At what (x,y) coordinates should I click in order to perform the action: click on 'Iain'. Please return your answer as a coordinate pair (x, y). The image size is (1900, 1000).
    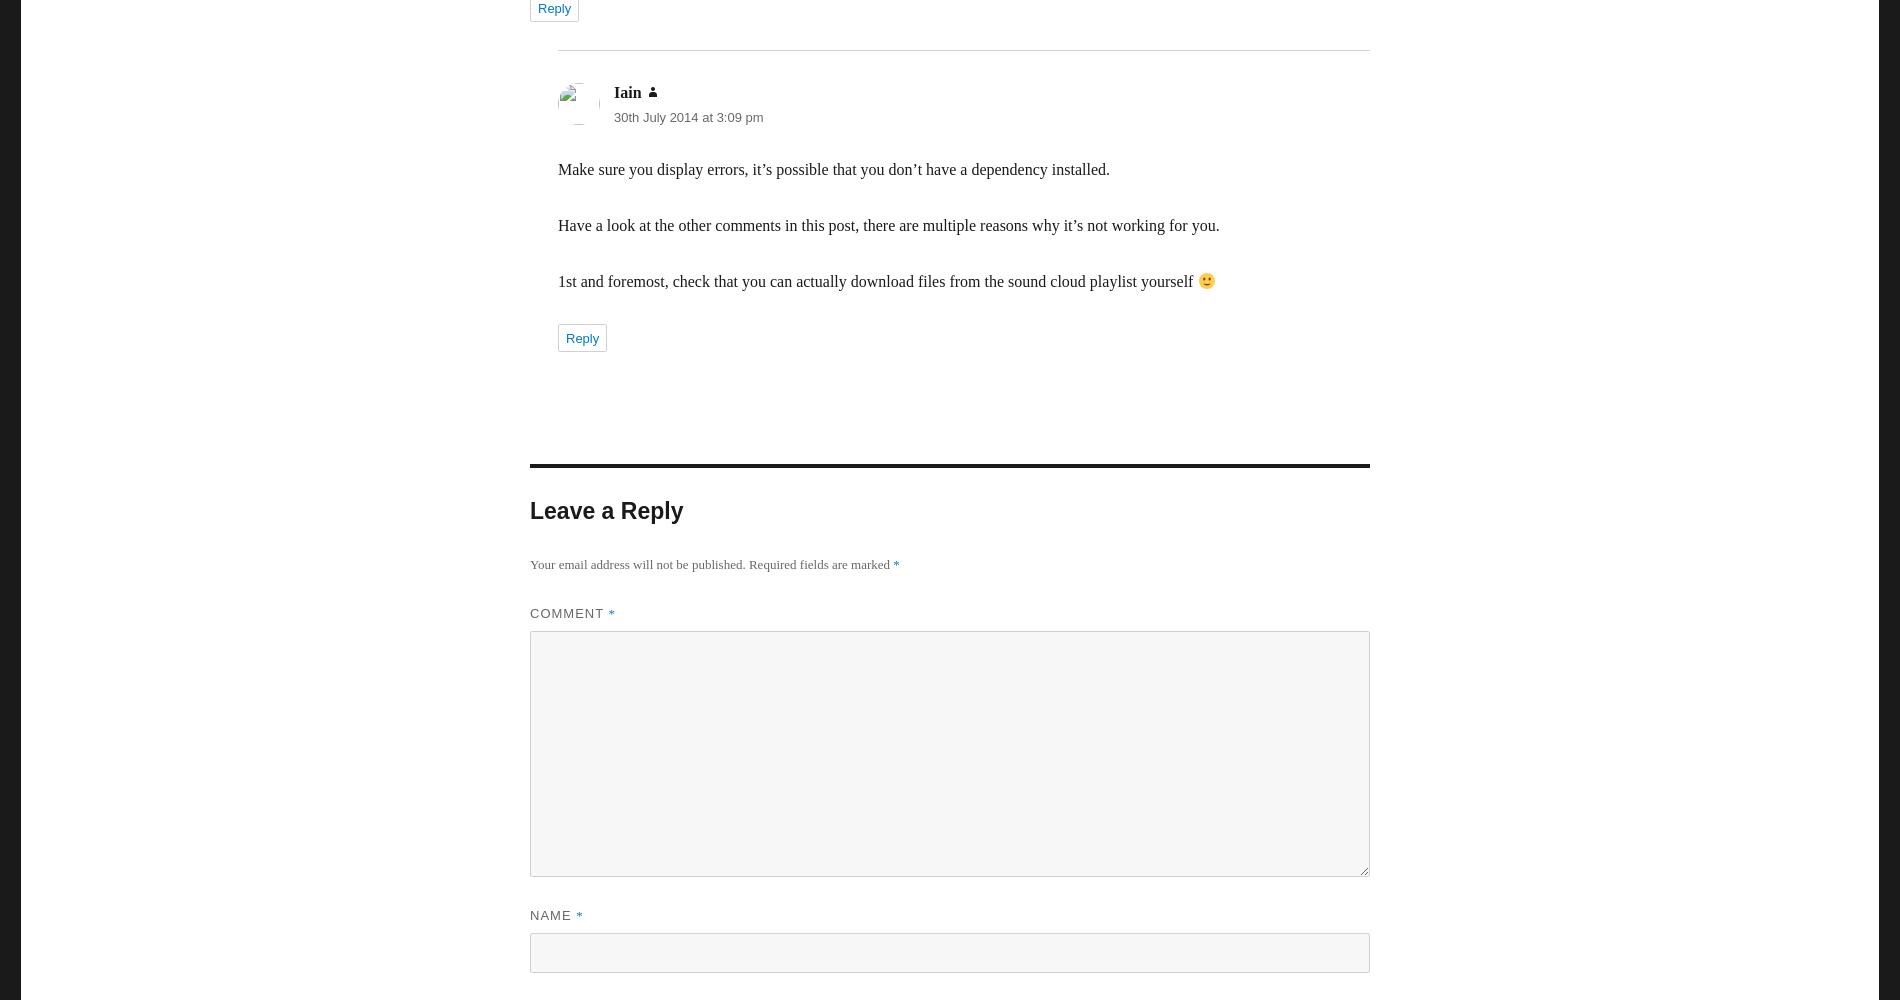
    Looking at the image, I should click on (627, 91).